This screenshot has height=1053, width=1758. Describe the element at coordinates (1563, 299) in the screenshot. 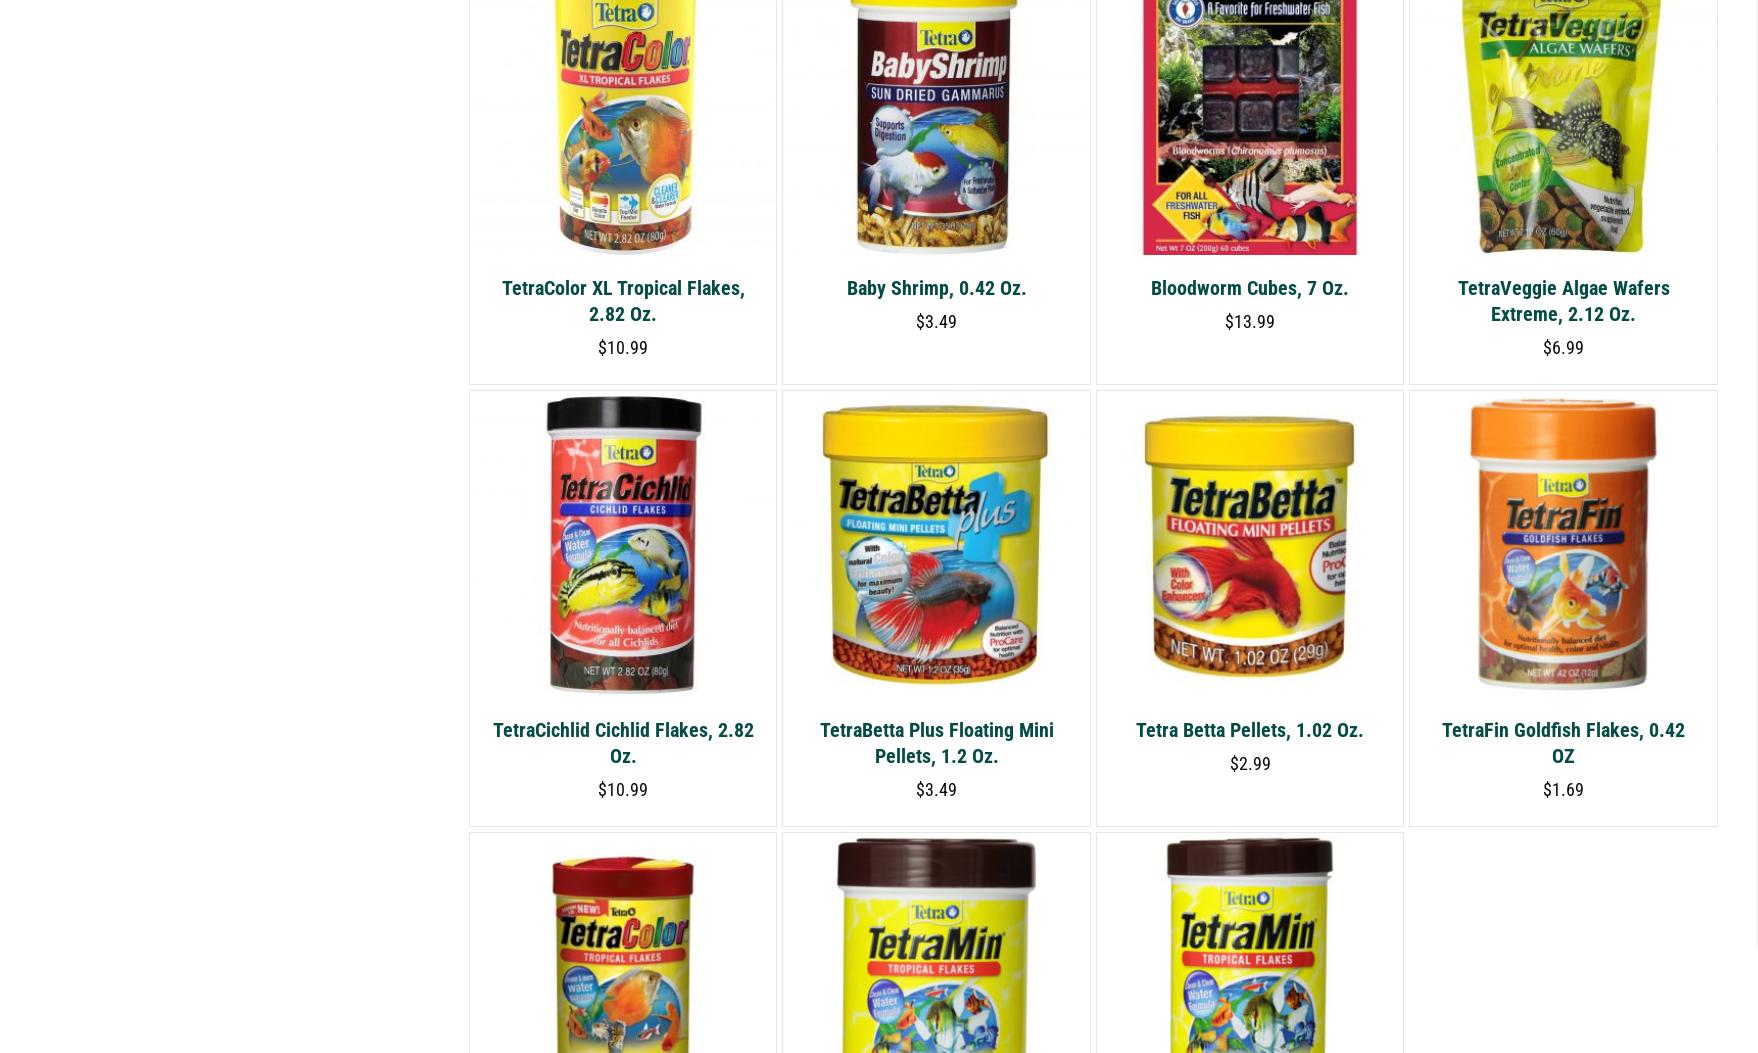

I see `'TetraVeggie Algae Wafers Extreme, 2.12 oz.'` at that location.